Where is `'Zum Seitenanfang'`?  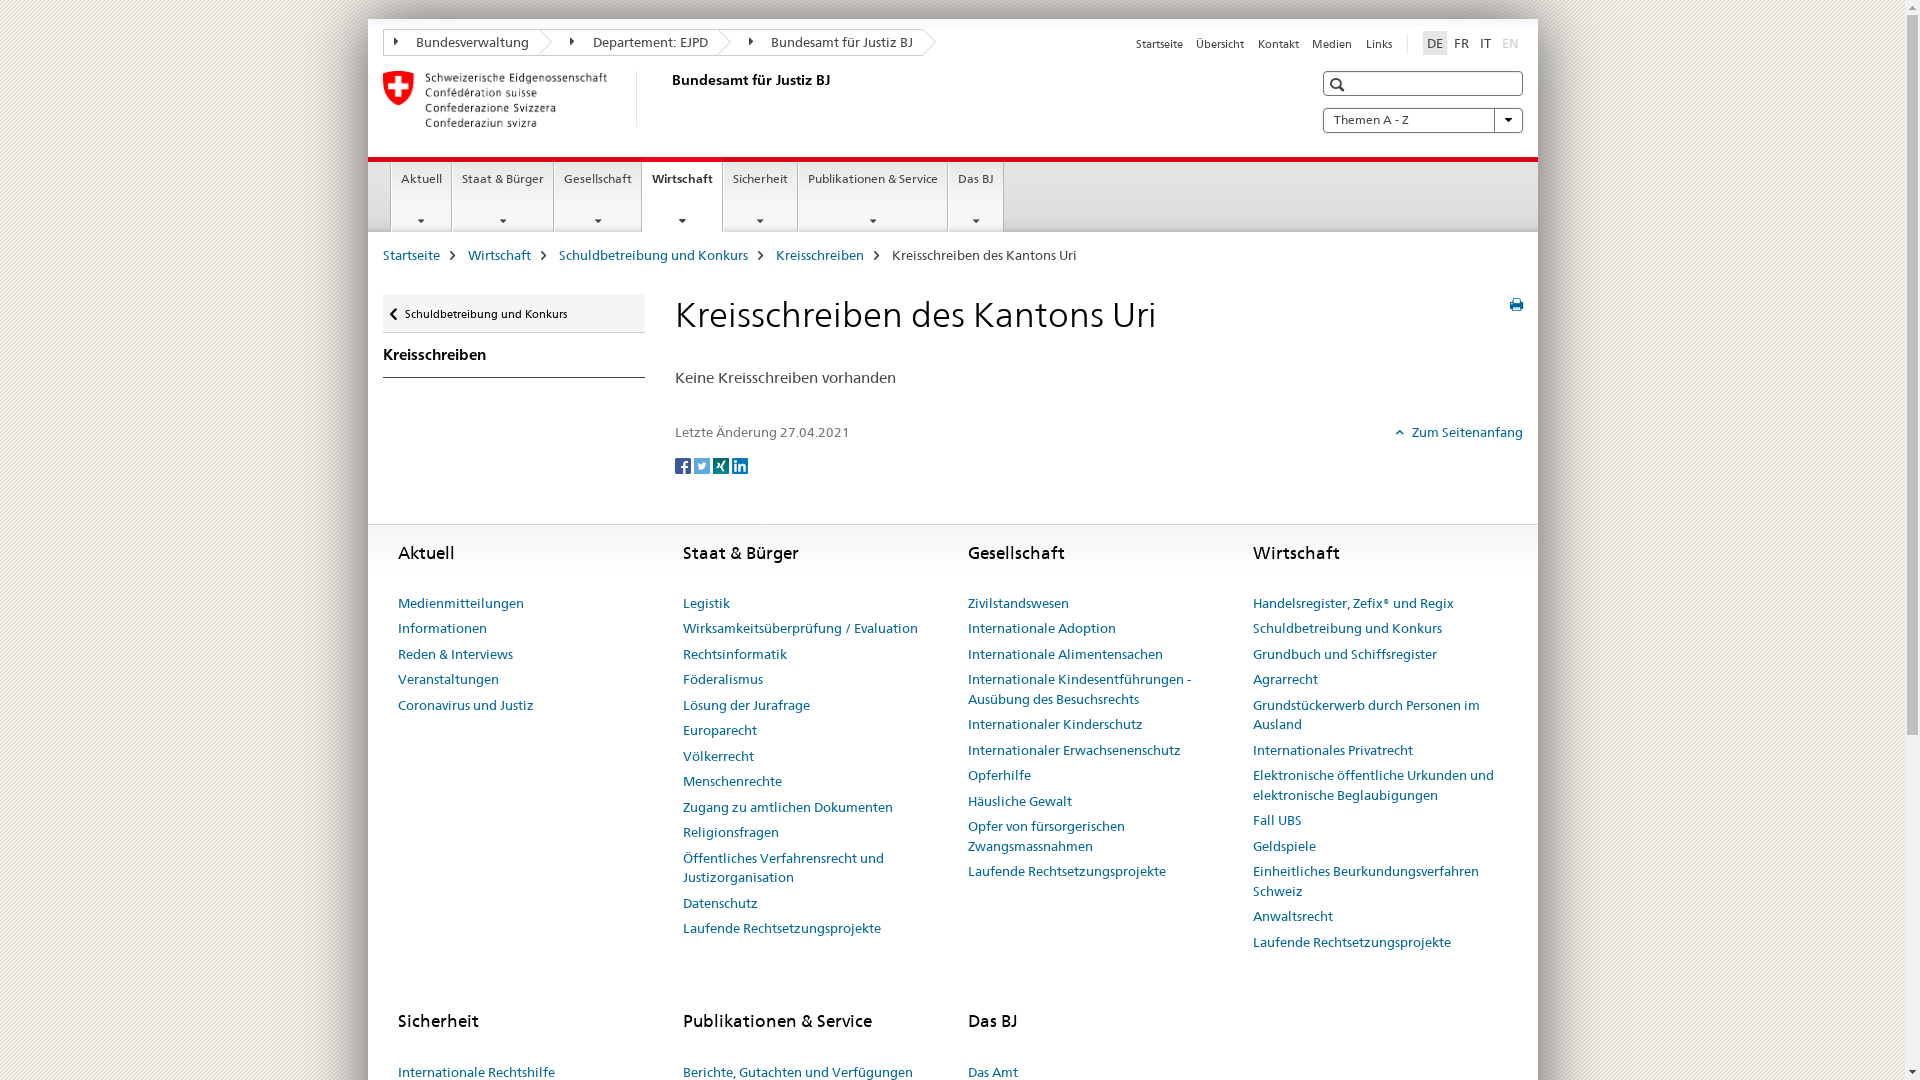 'Zum Seitenanfang' is located at coordinates (1459, 431).